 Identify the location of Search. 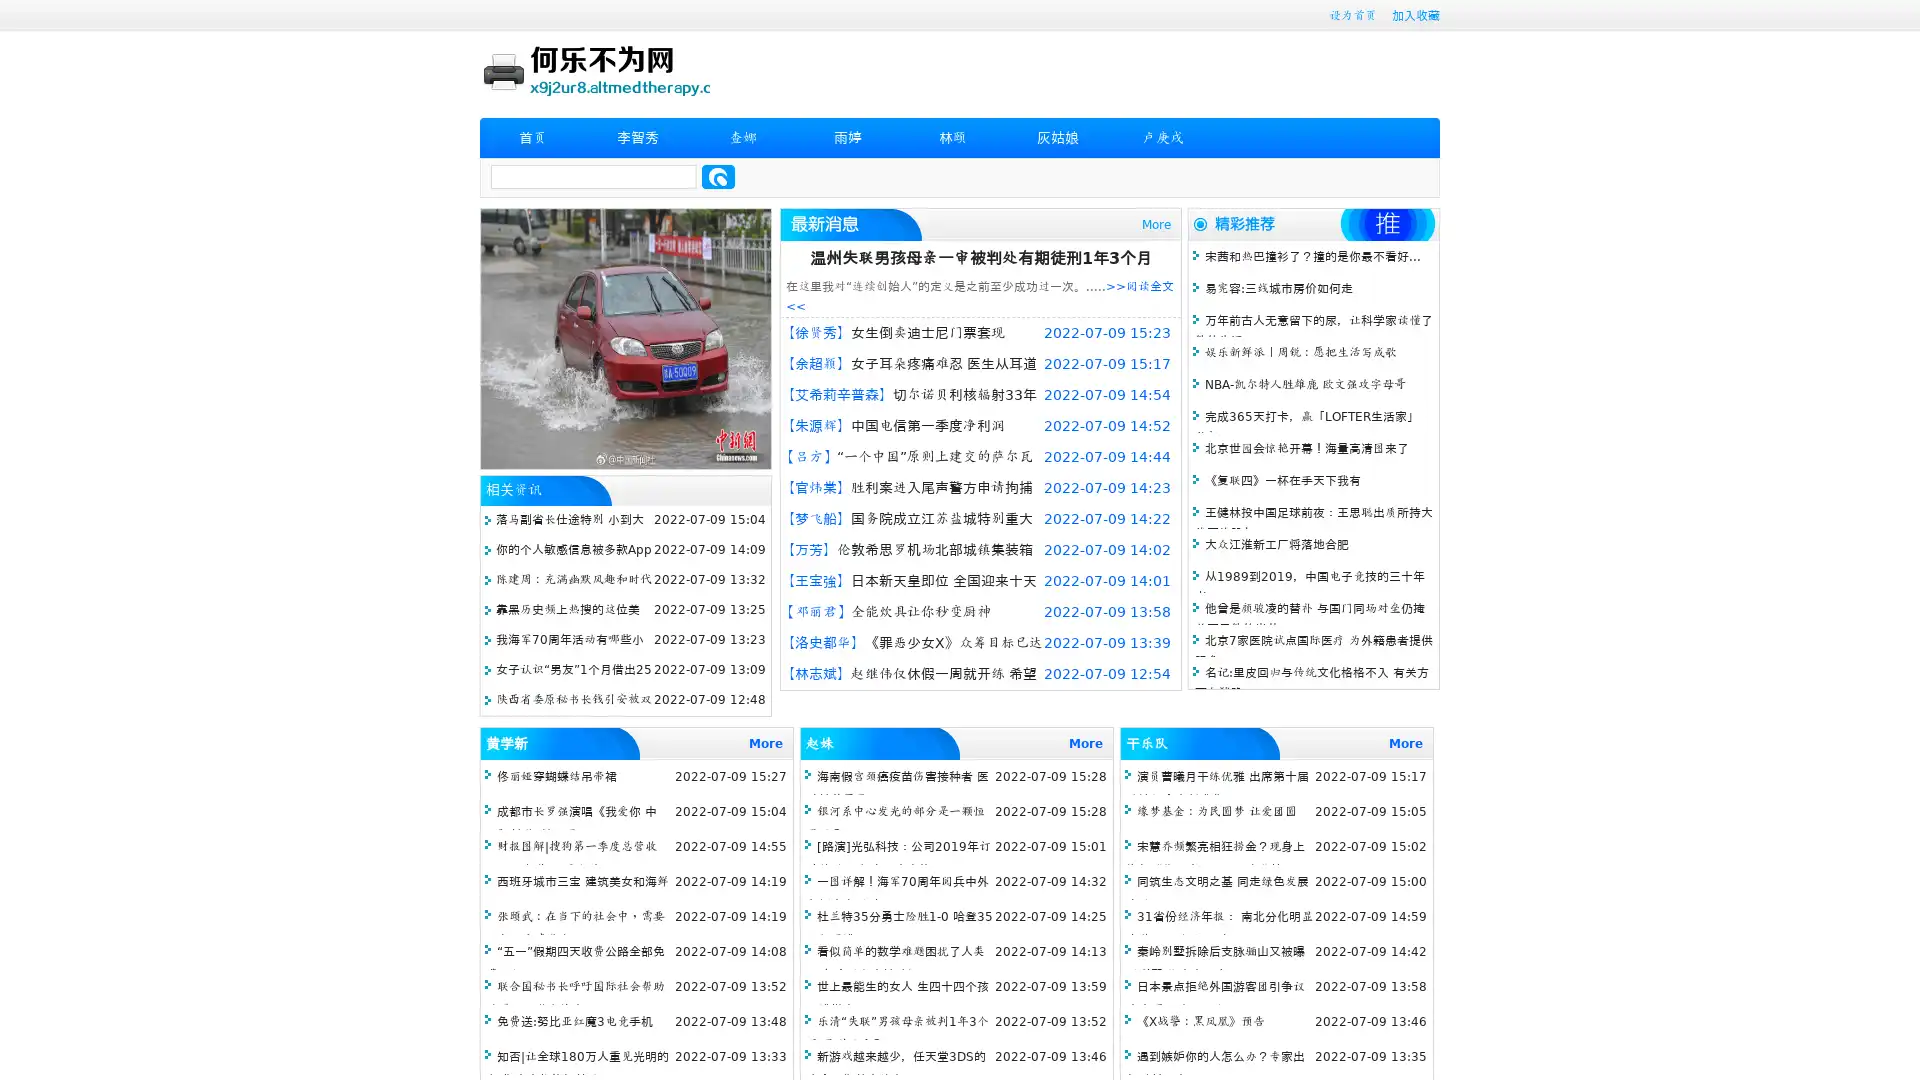
(718, 176).